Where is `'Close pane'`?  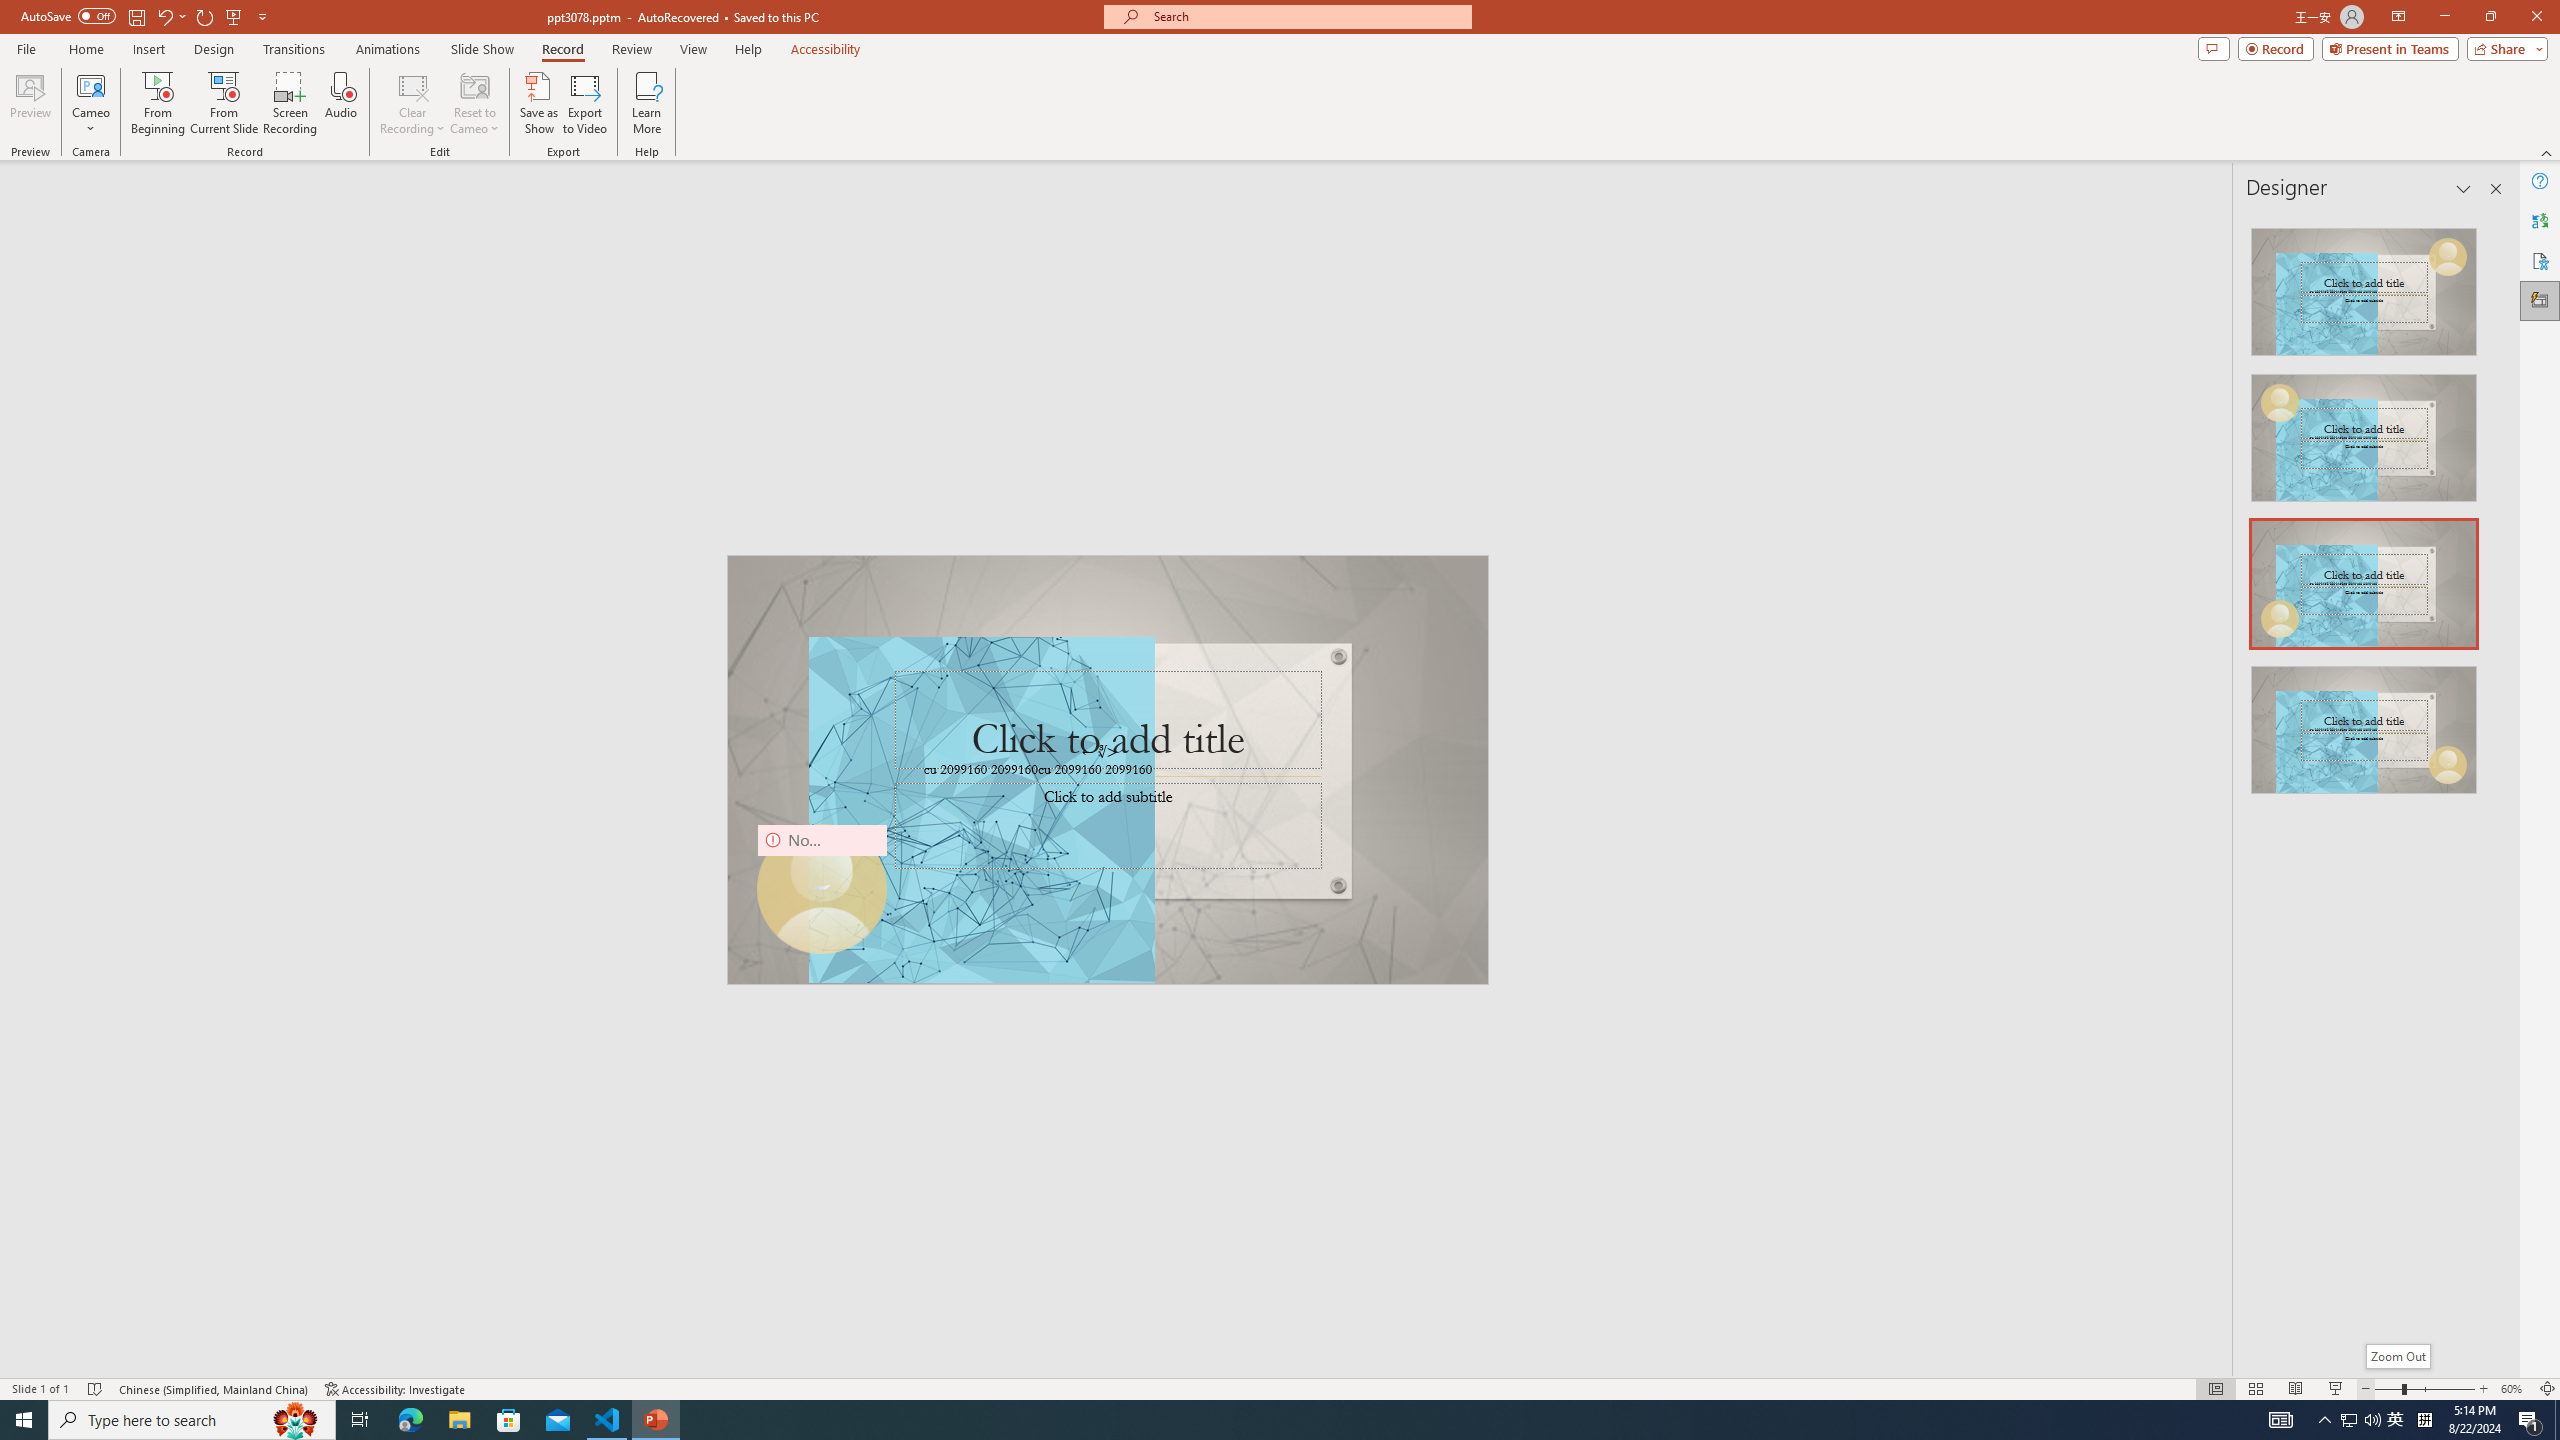
'Close pane' is located at coordinates (2495, 188).